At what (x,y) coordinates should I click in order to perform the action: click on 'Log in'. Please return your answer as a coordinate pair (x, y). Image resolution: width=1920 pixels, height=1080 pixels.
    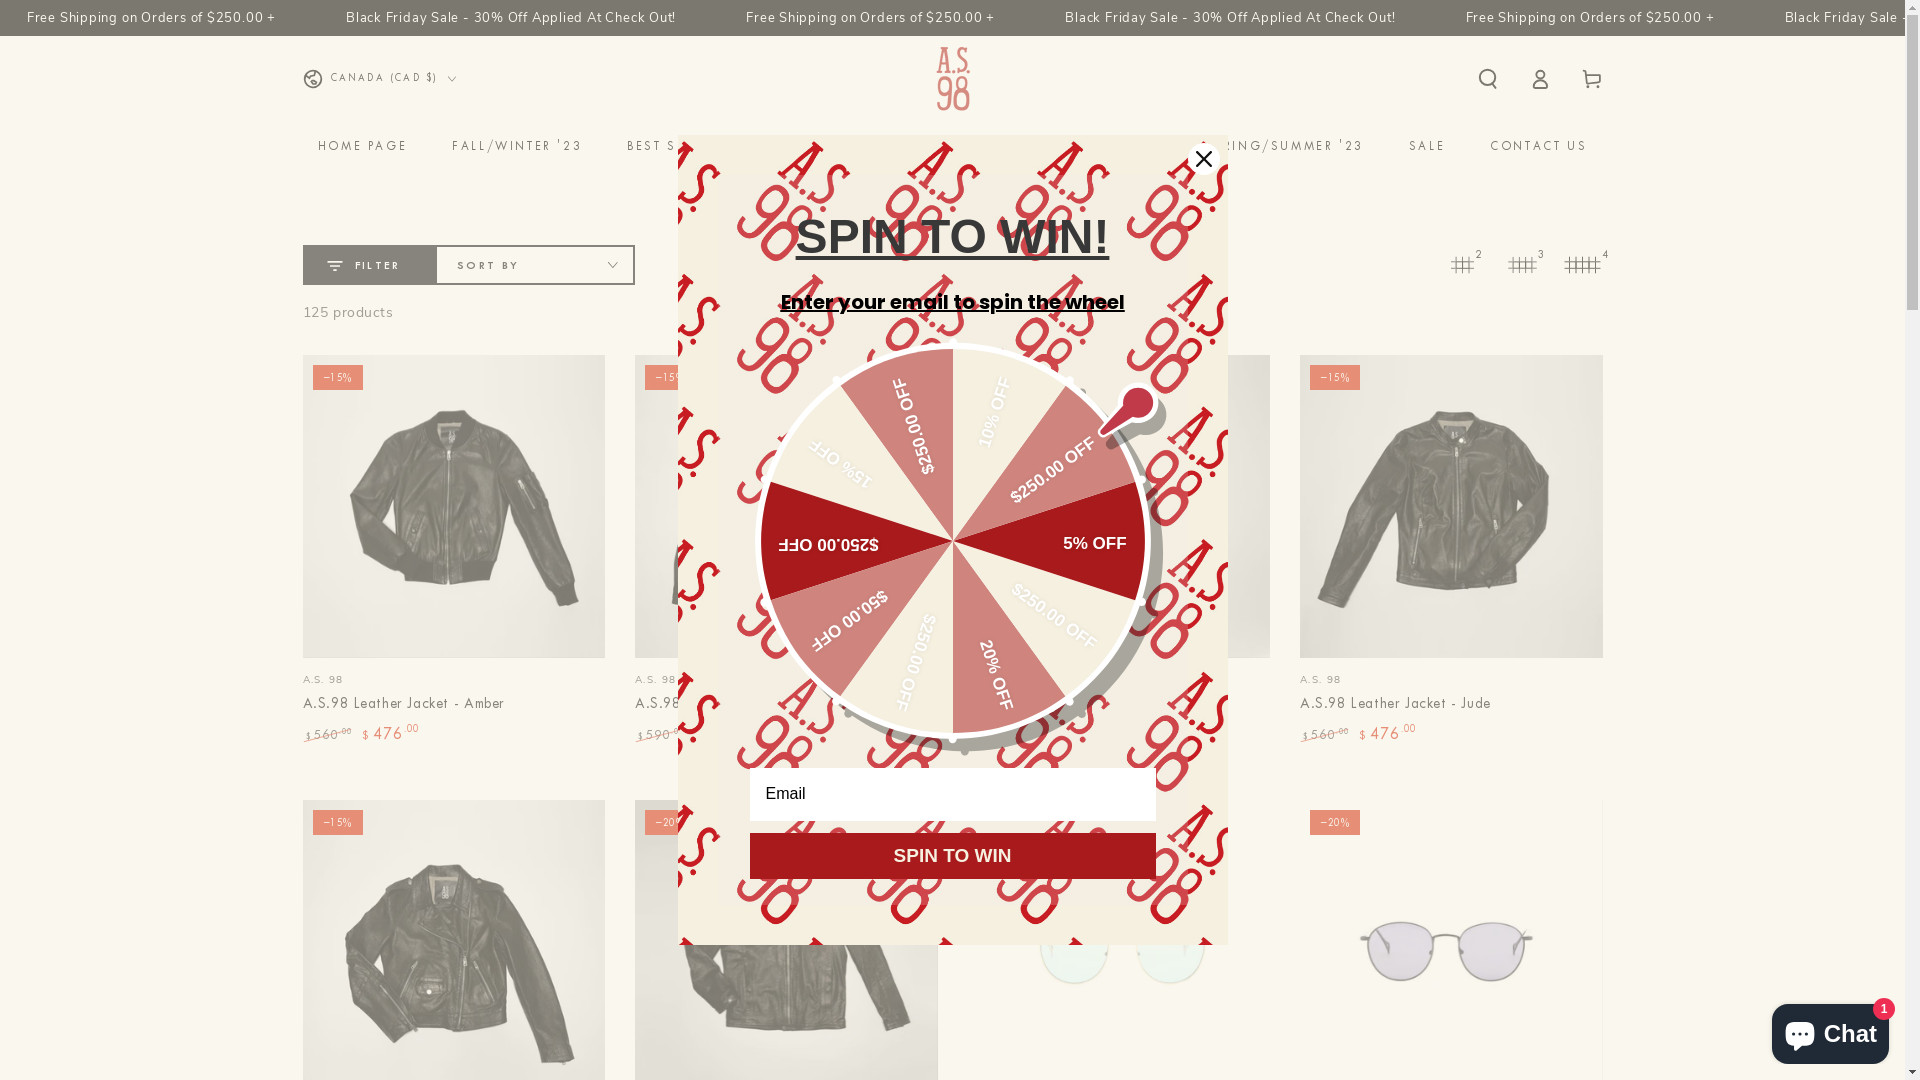
    Looking at the image, I should click on (1513, 77).